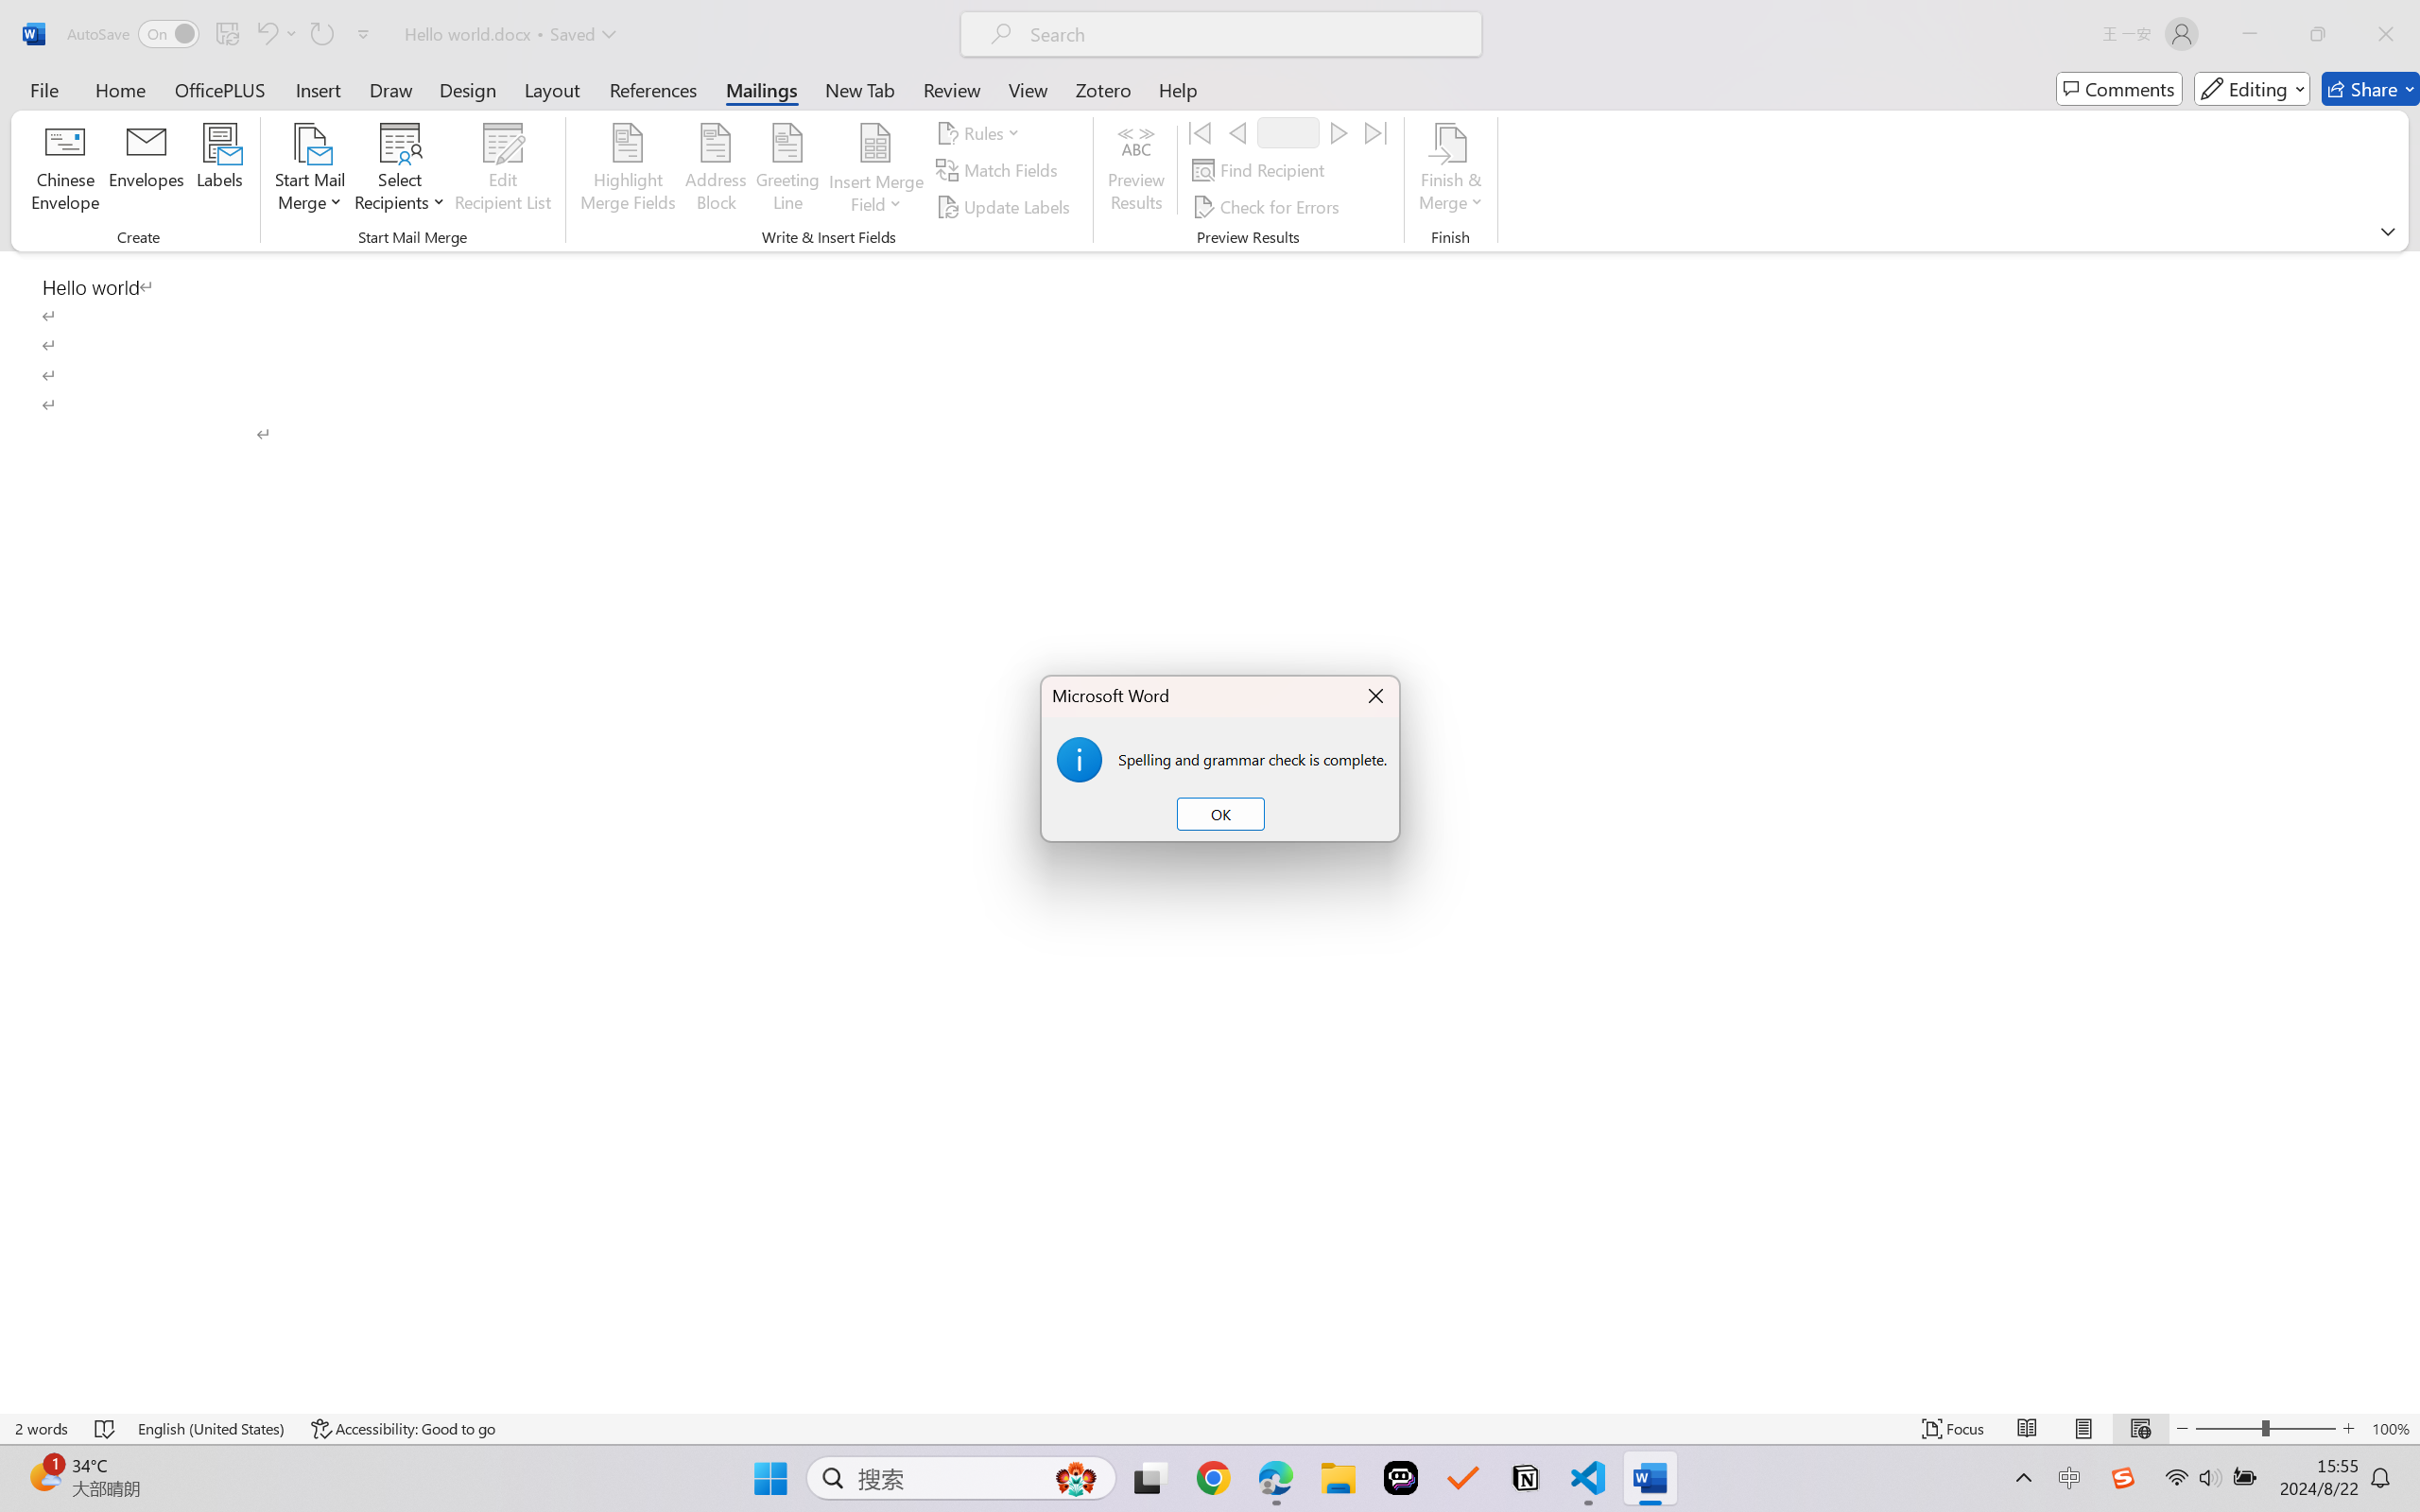 This screenshot has height=1512, width=2420. Describe the element at coordinates (2122, 1478) in the screenshot. I see `'Class: Image'` at that location.